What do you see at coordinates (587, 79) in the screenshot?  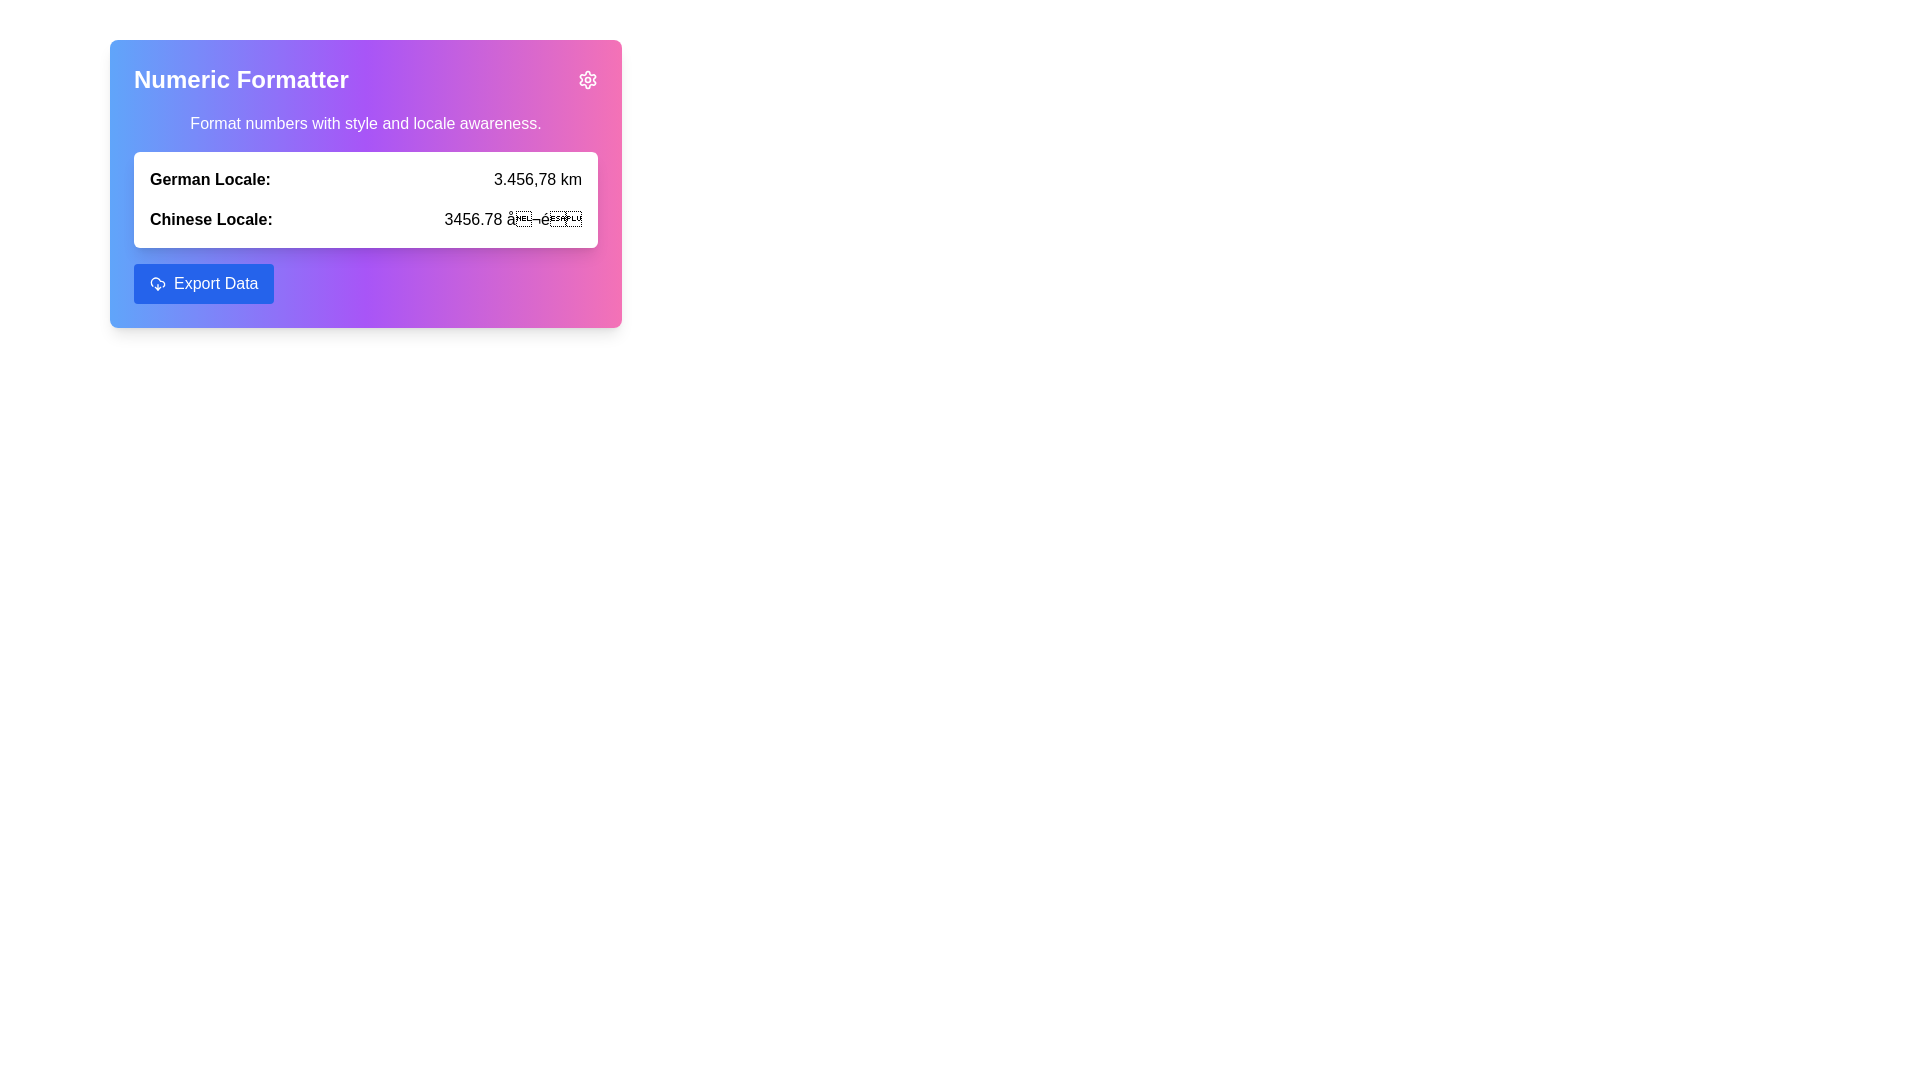 I see `the cogwheel icon representing settings or configuration located at the top-right corner of the 'Numeric Formatter' card` at bounding box center [587, 79].